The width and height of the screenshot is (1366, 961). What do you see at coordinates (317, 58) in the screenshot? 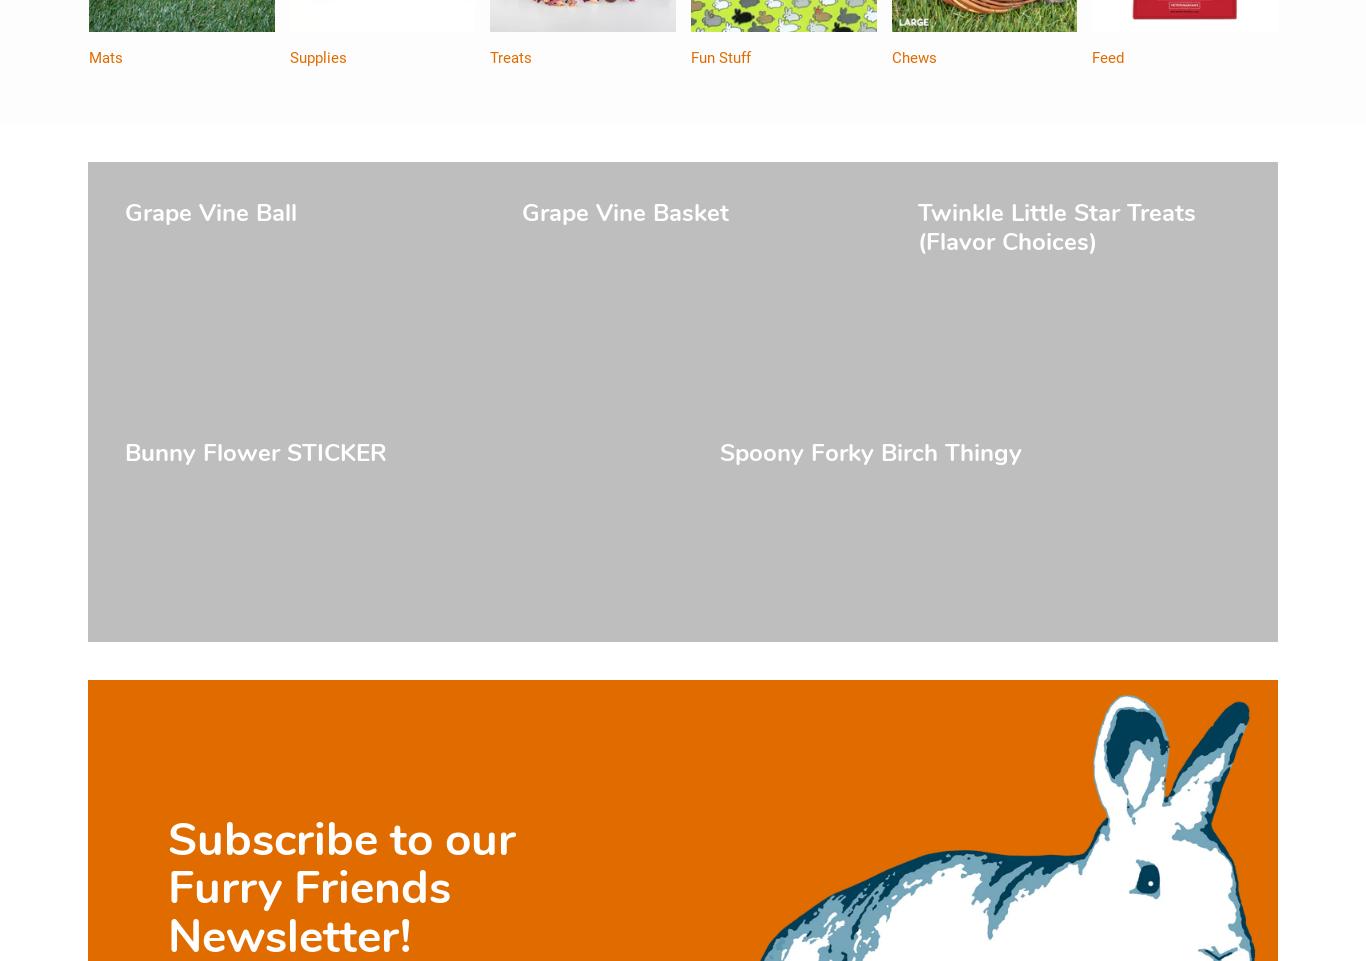
I see `'Supplies'` at bounding box center [317, 58].